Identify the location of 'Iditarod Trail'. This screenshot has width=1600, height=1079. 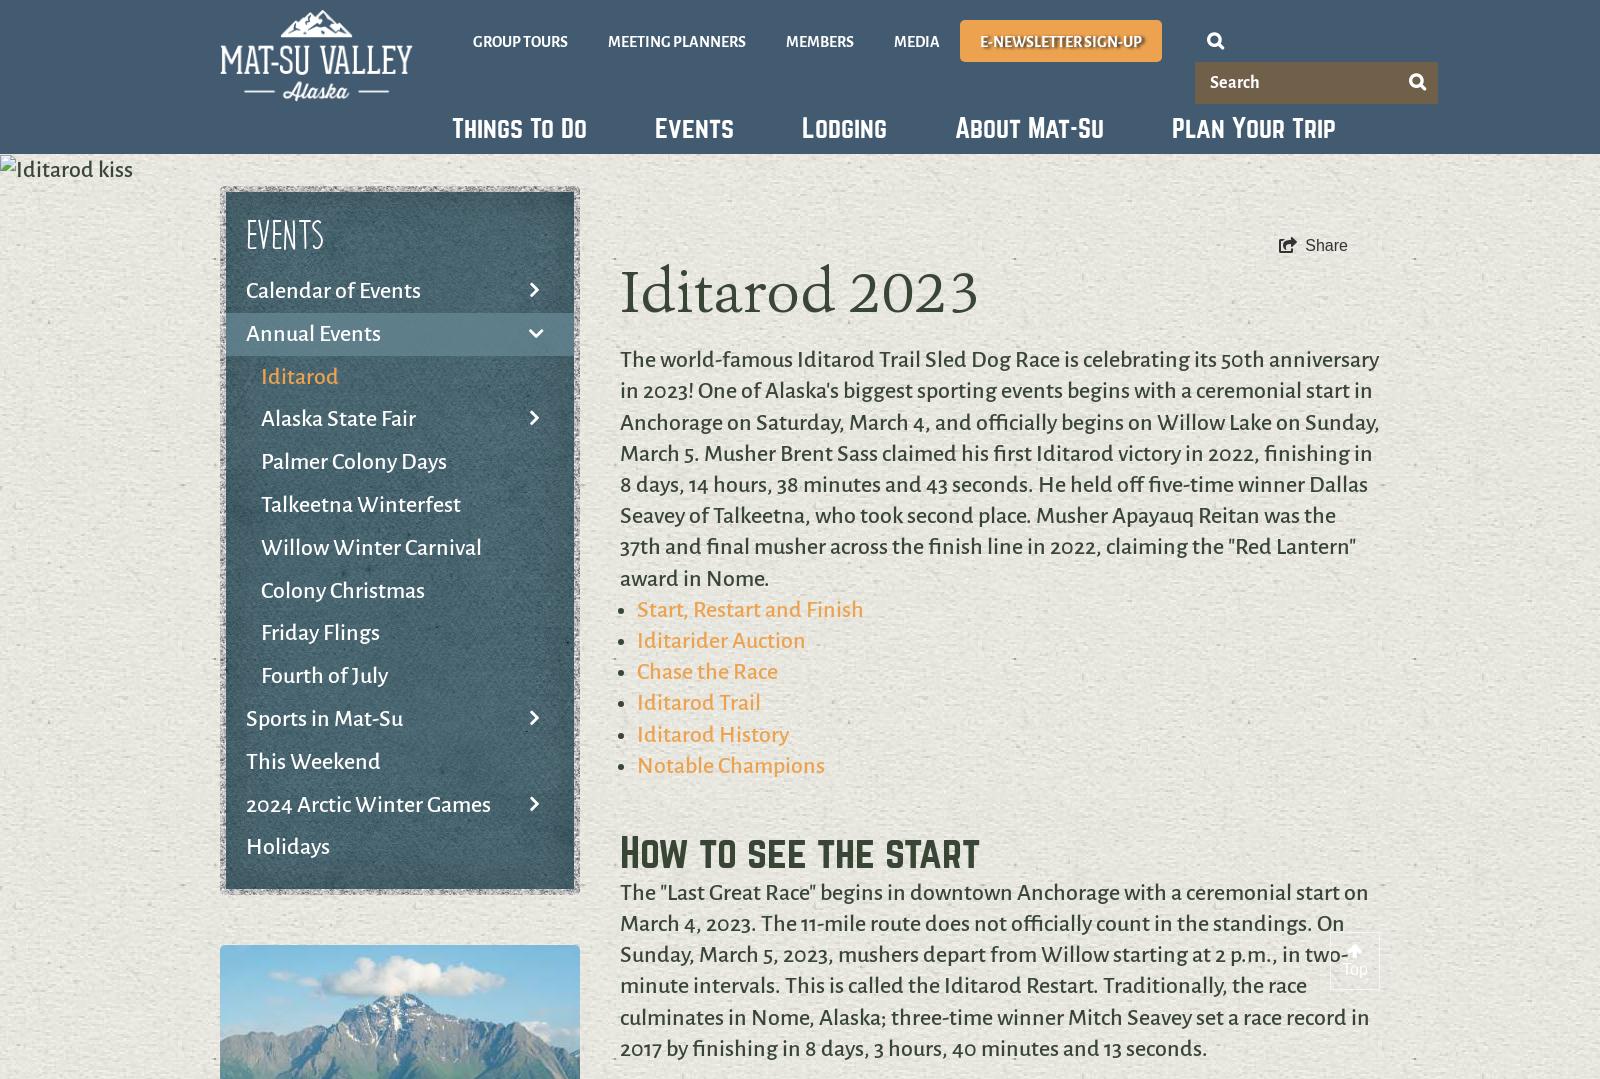
(698, 702).